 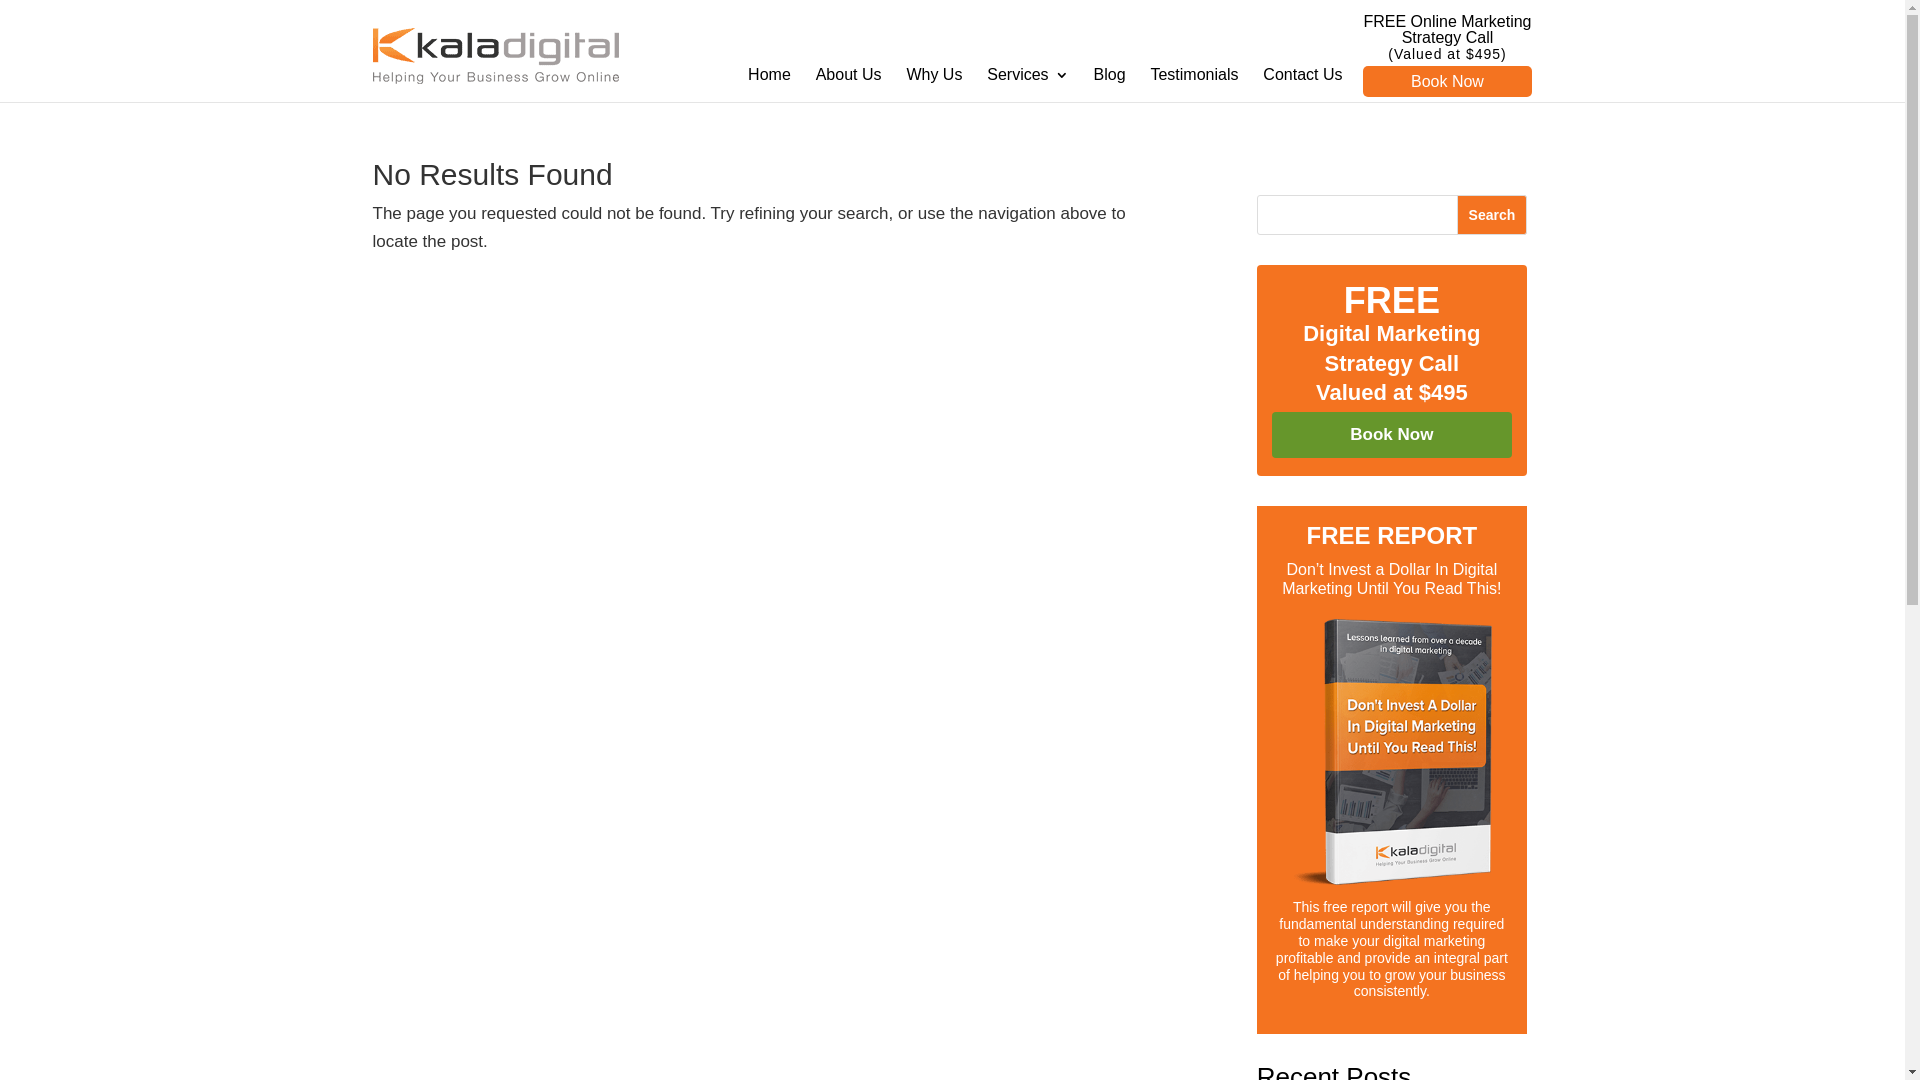 I want to click on 'Services', so click(x=1027, y=83).